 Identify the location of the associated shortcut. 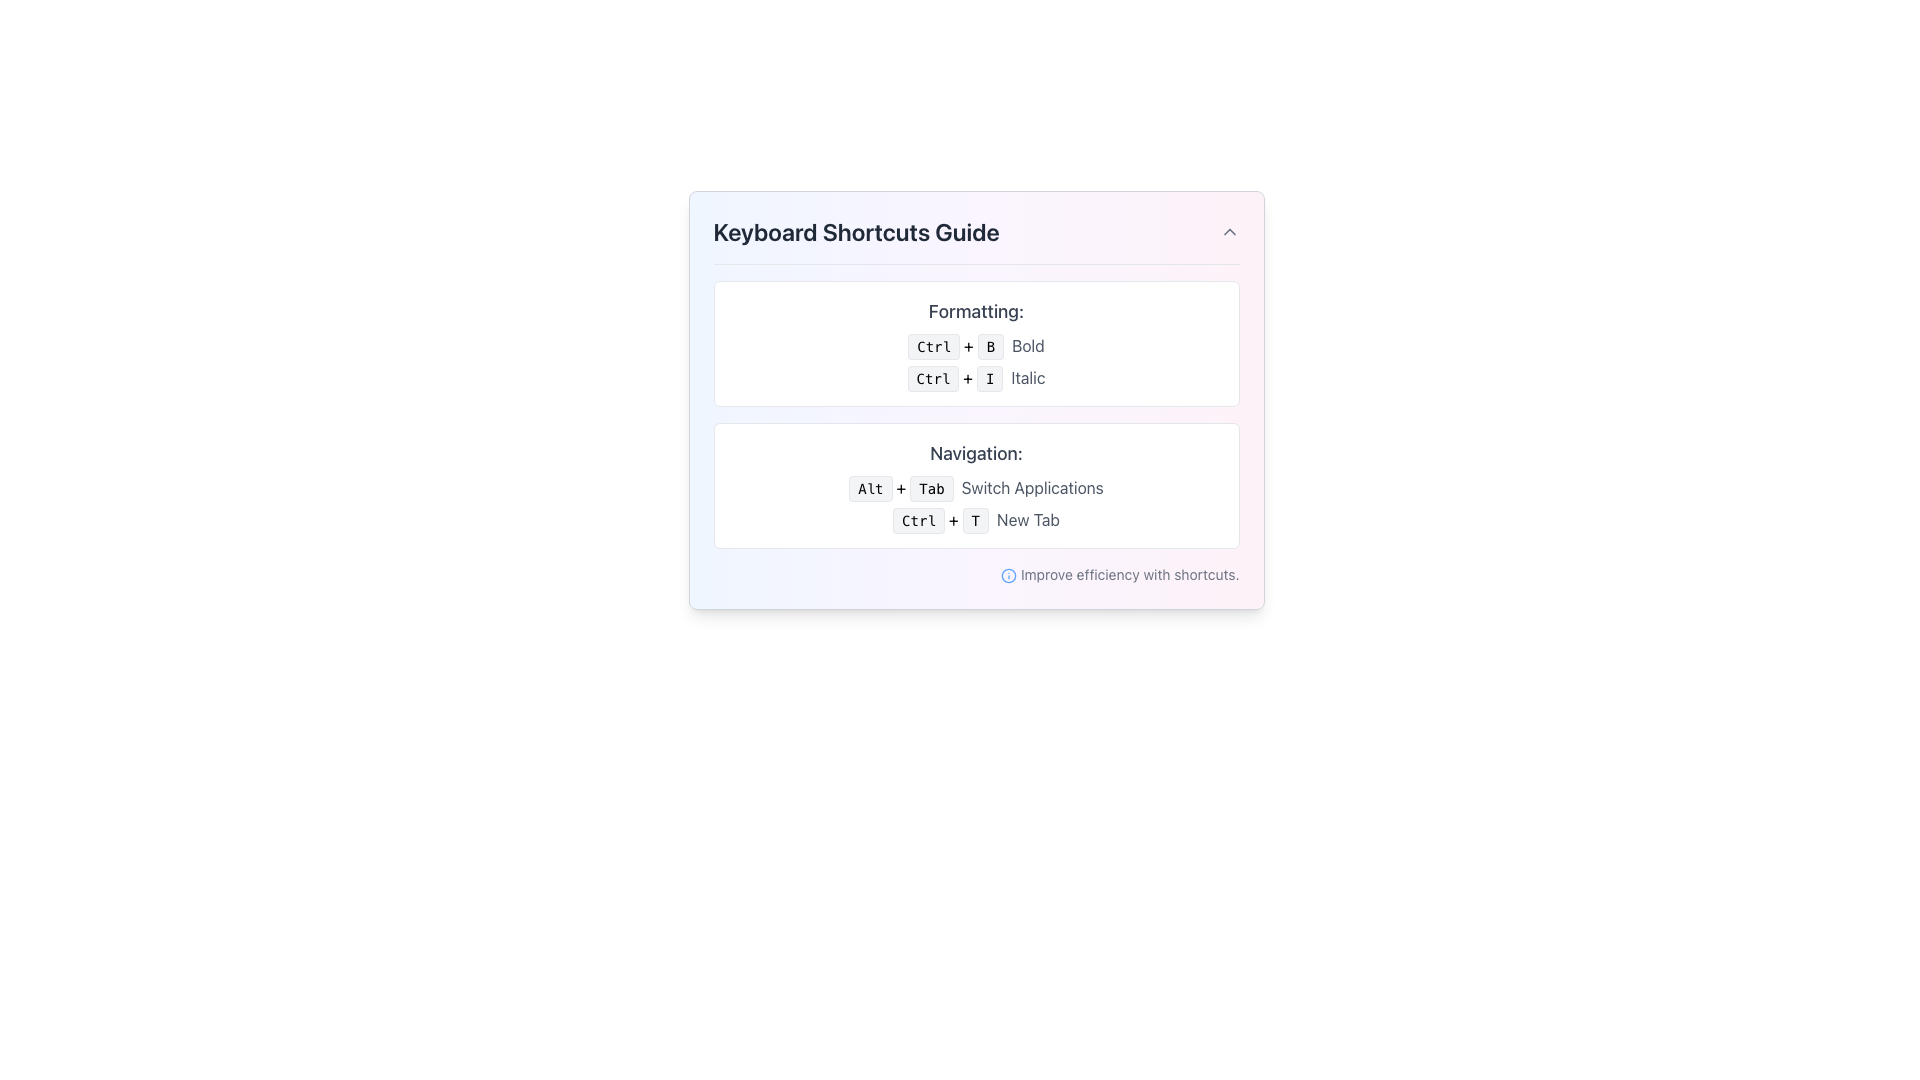
(1032, 488).